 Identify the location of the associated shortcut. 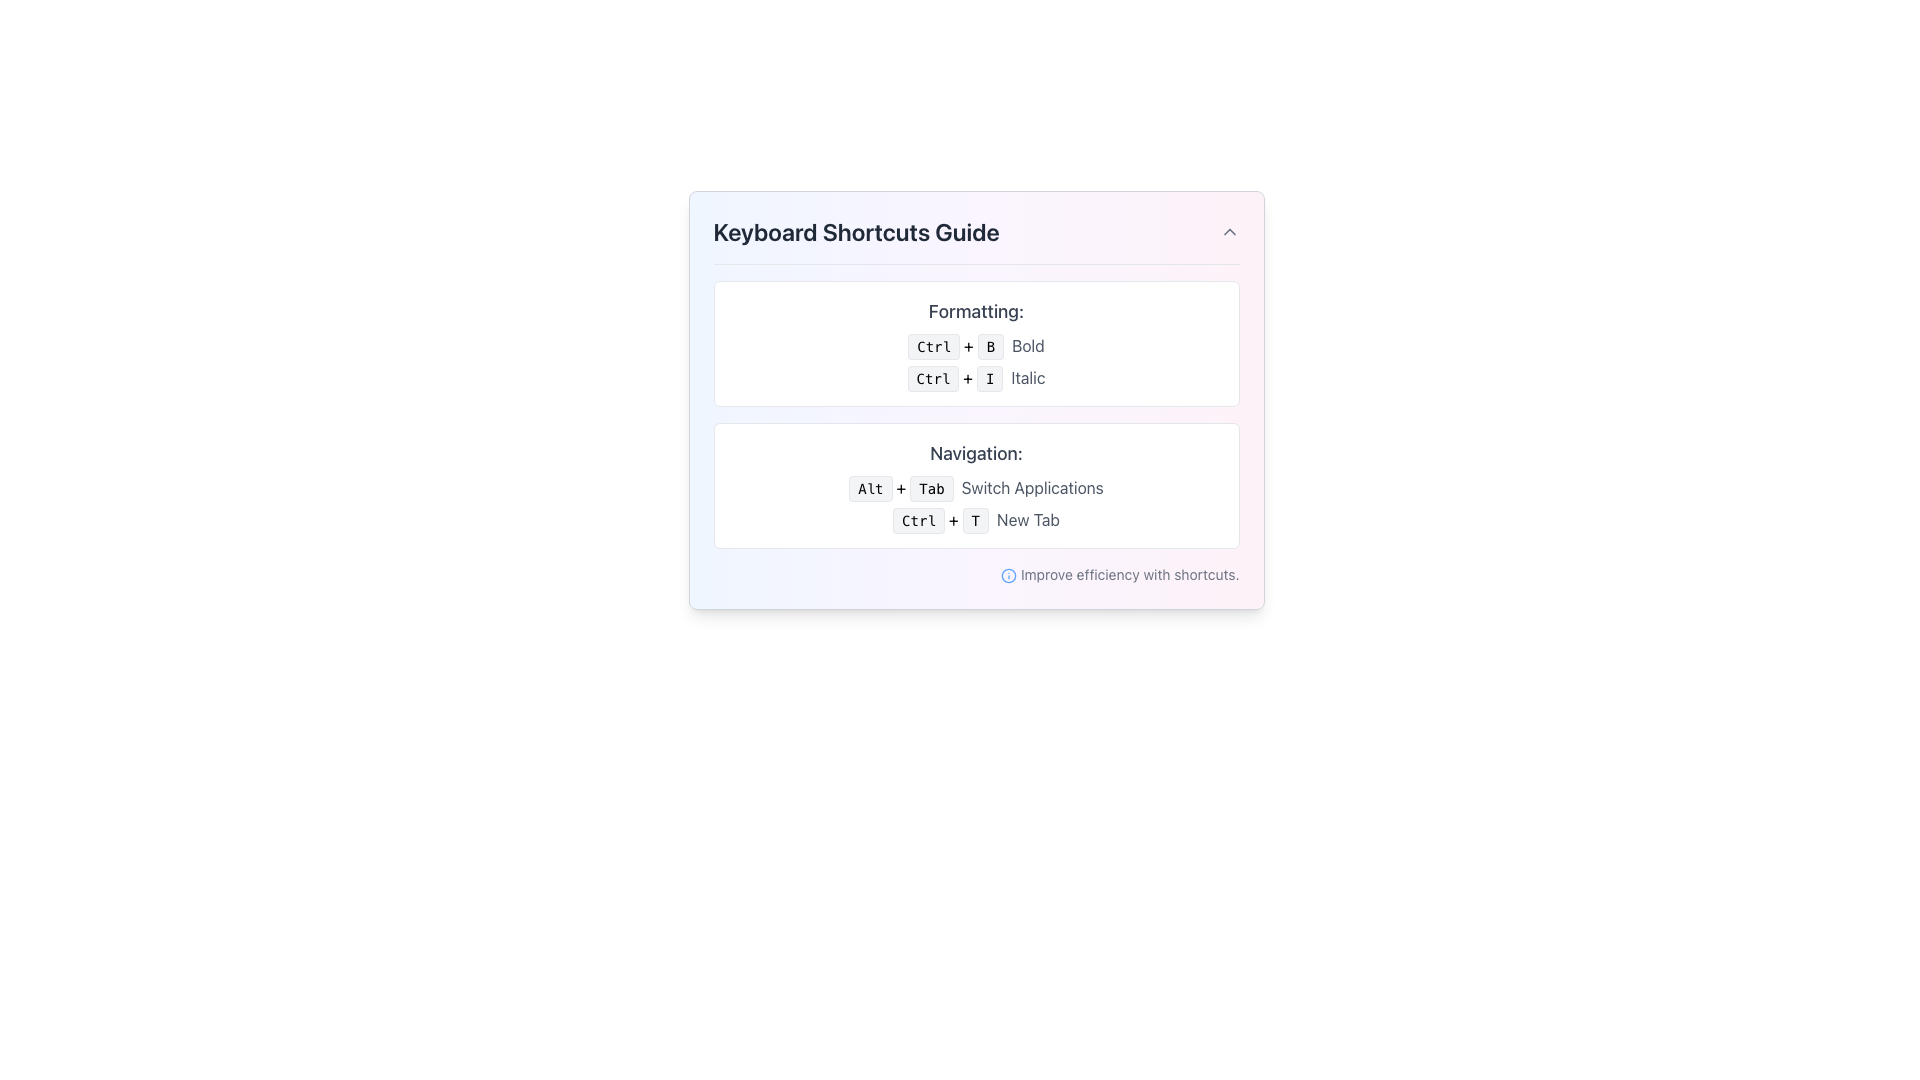
(1032, 488).